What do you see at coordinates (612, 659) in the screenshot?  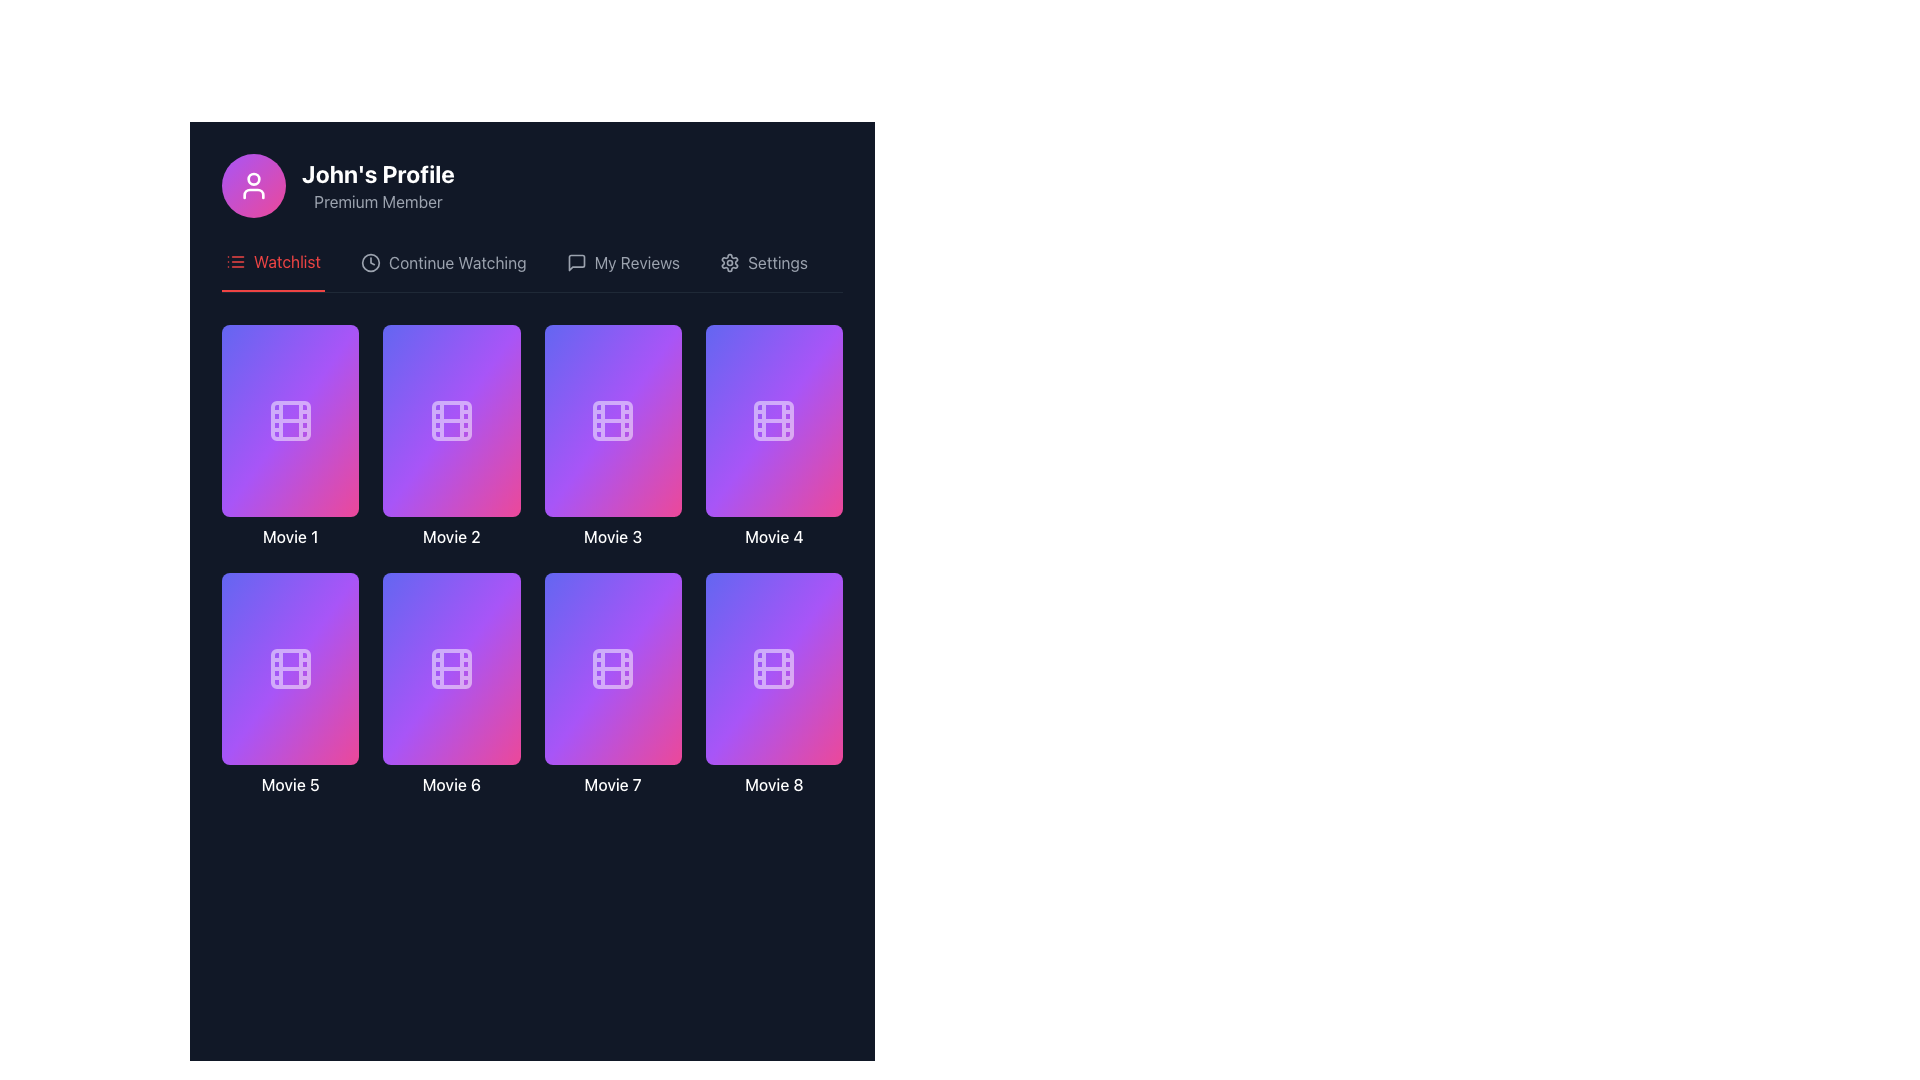 I see `the play button with a triangular play symbol for 'Movie 7'` at bounding box center [612, 659].